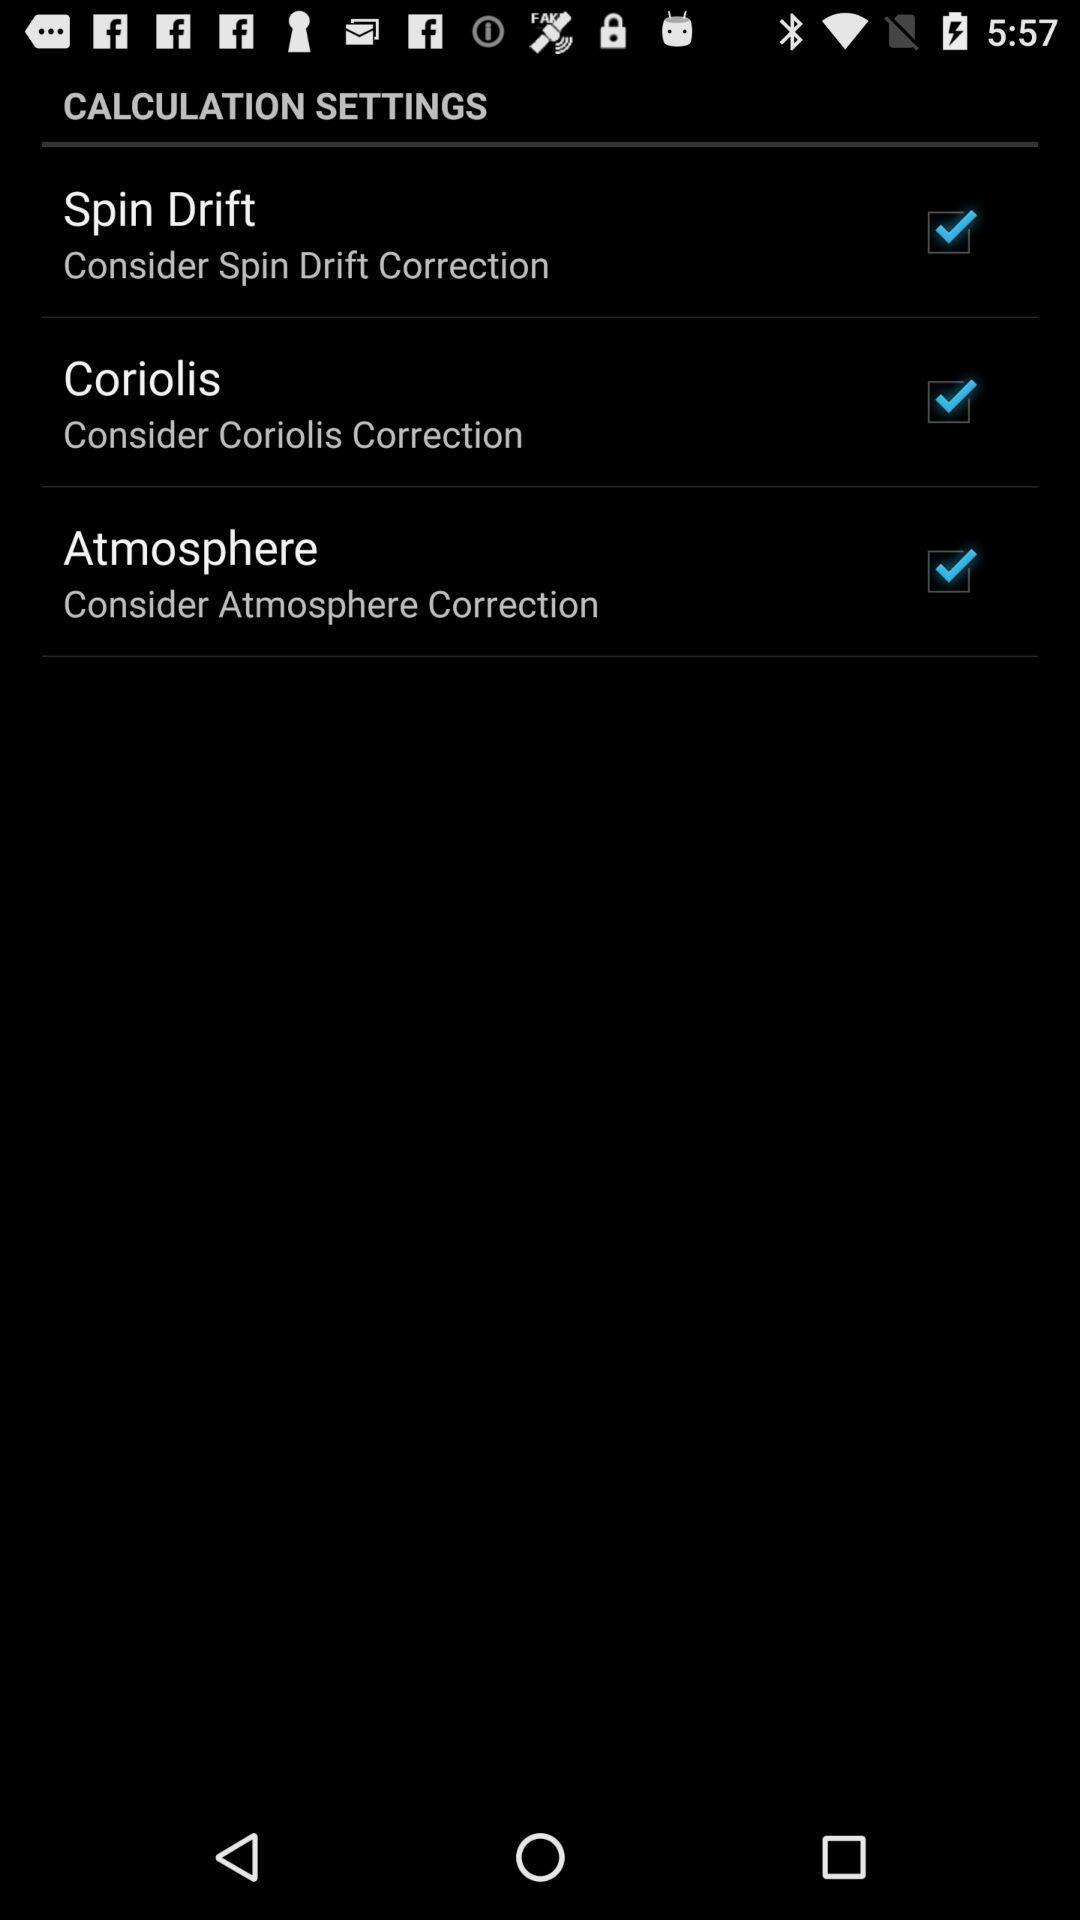 The width and height of the screenshot is (1080, 1920). I want to click on the app above the spin drift icon, so click(540, 104).